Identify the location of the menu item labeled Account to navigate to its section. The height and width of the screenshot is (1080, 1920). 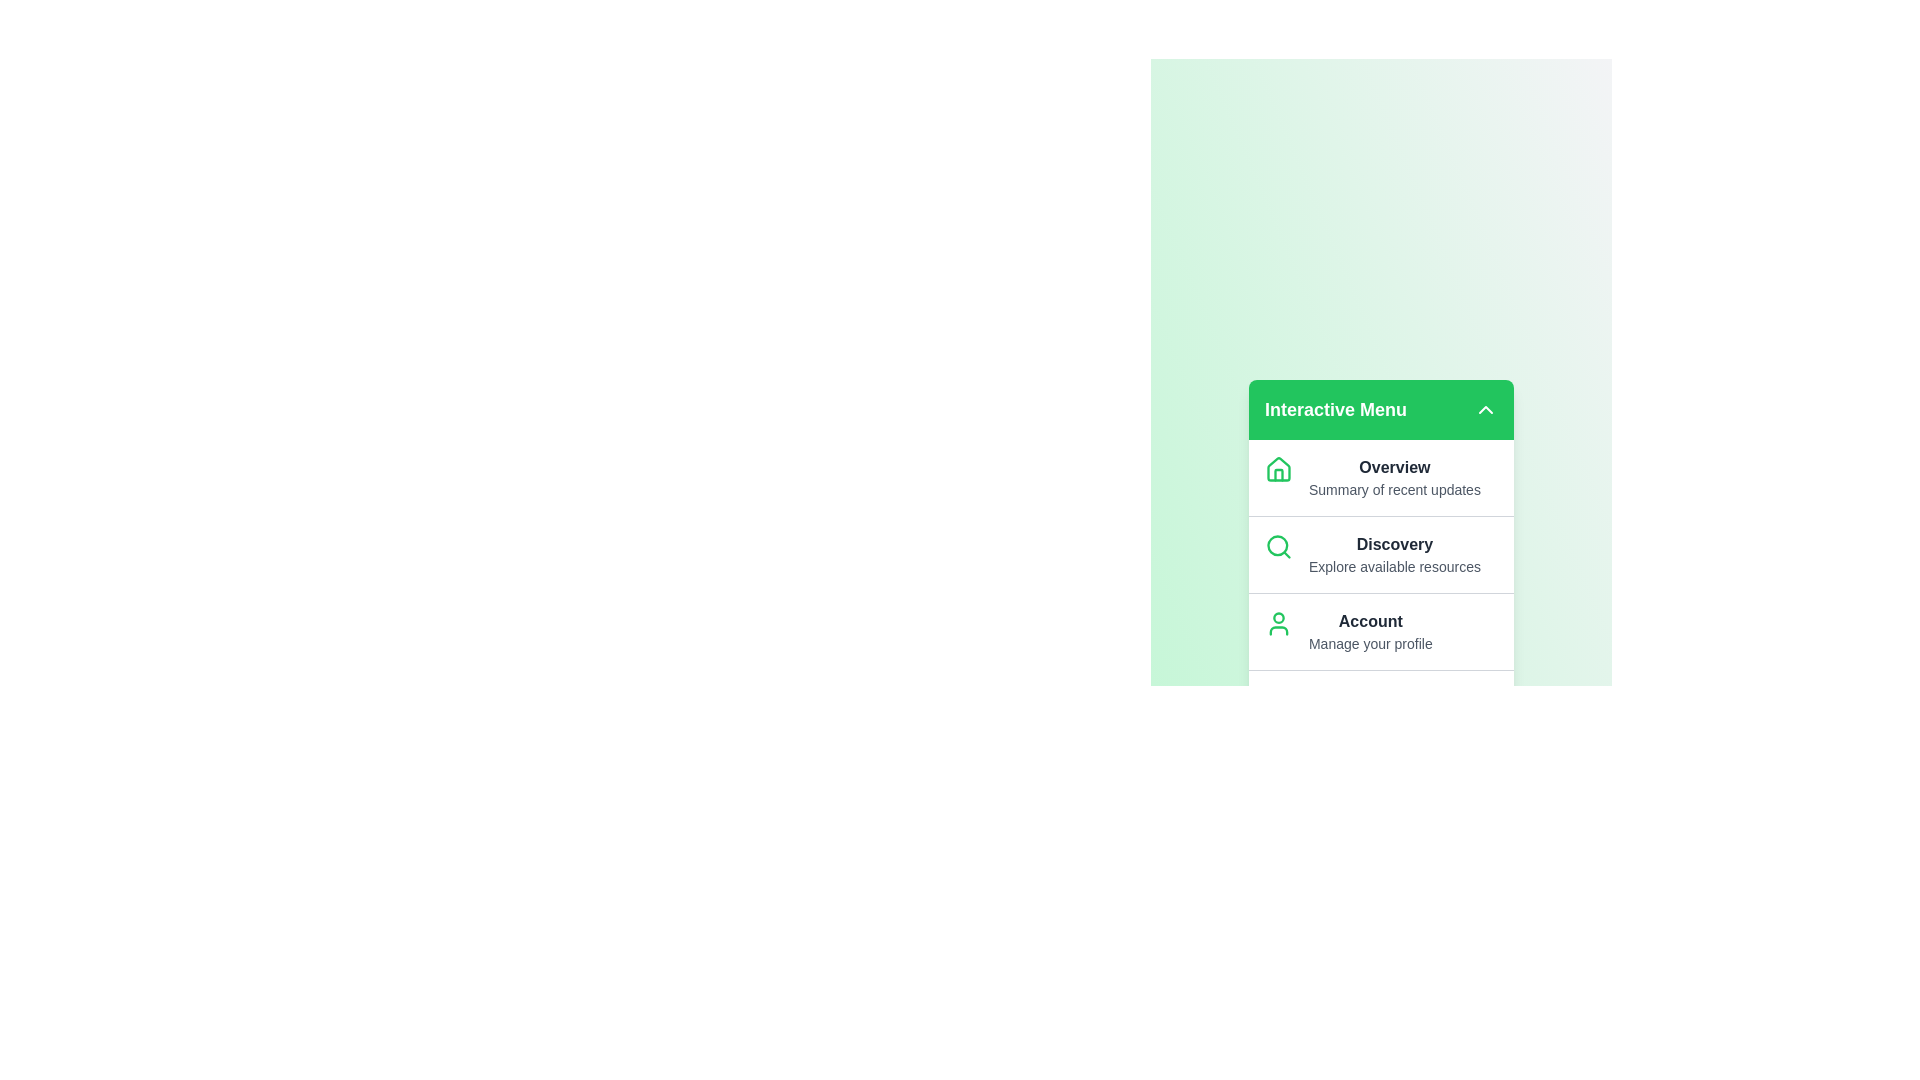
(1369, 620).